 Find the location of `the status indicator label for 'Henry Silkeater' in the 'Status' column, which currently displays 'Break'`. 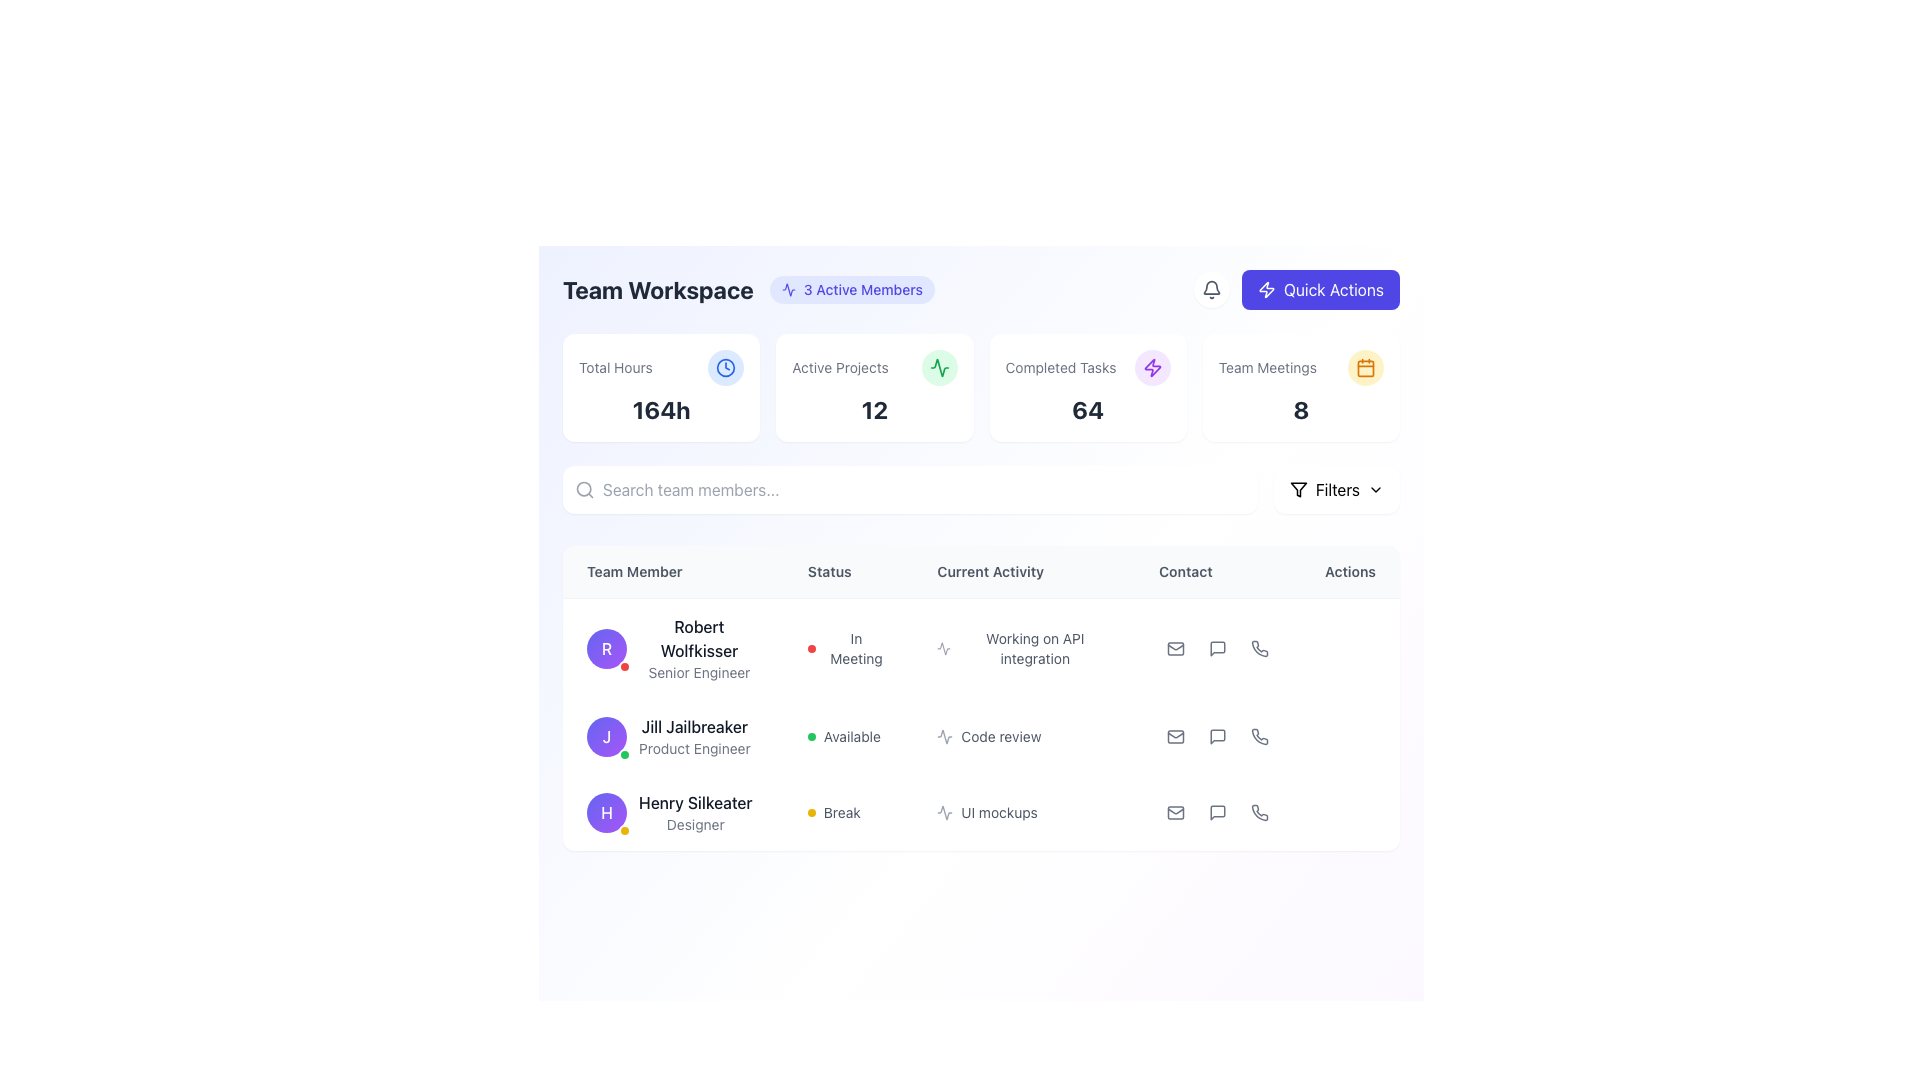

the status indicator label for 'Henry Silkeater' in the 'Status' column, which currently displays 'Break' is located at coordinates (848, 813).